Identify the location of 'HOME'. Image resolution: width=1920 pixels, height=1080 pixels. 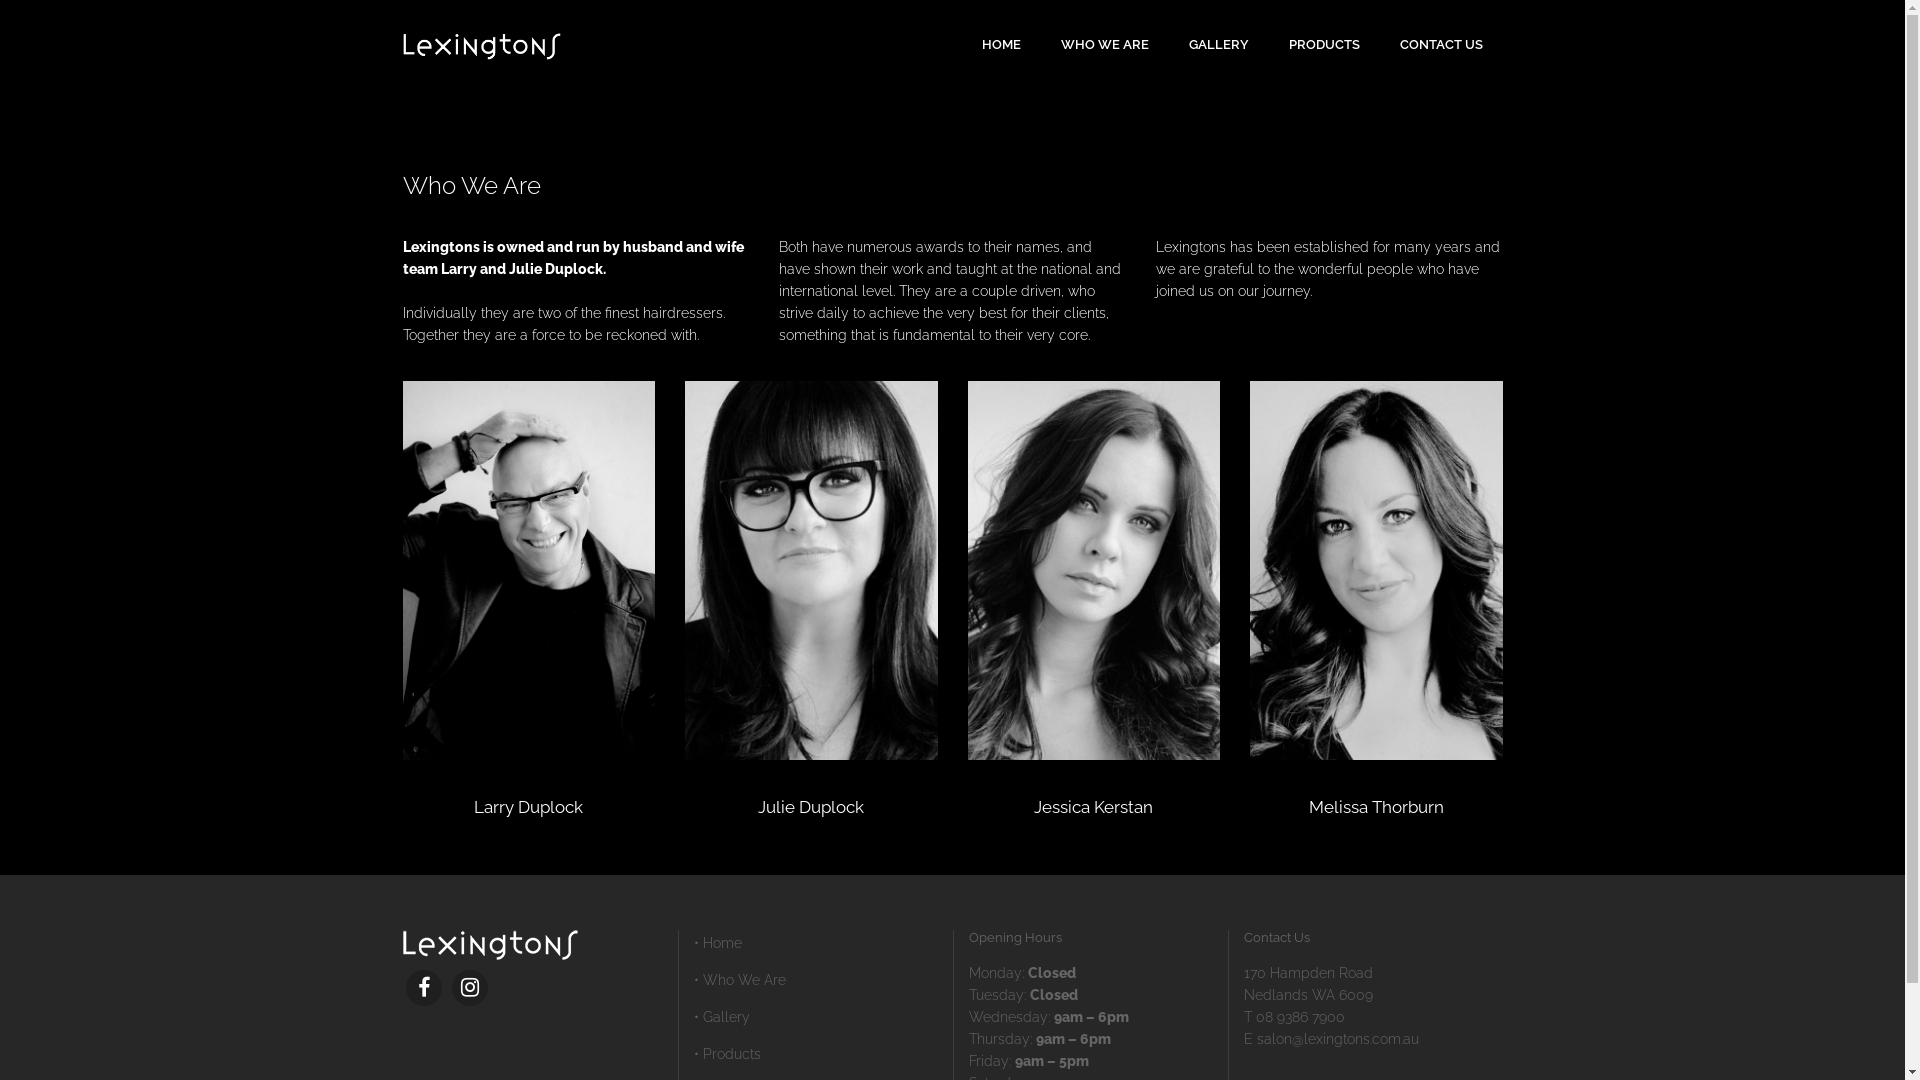
(961, 45).